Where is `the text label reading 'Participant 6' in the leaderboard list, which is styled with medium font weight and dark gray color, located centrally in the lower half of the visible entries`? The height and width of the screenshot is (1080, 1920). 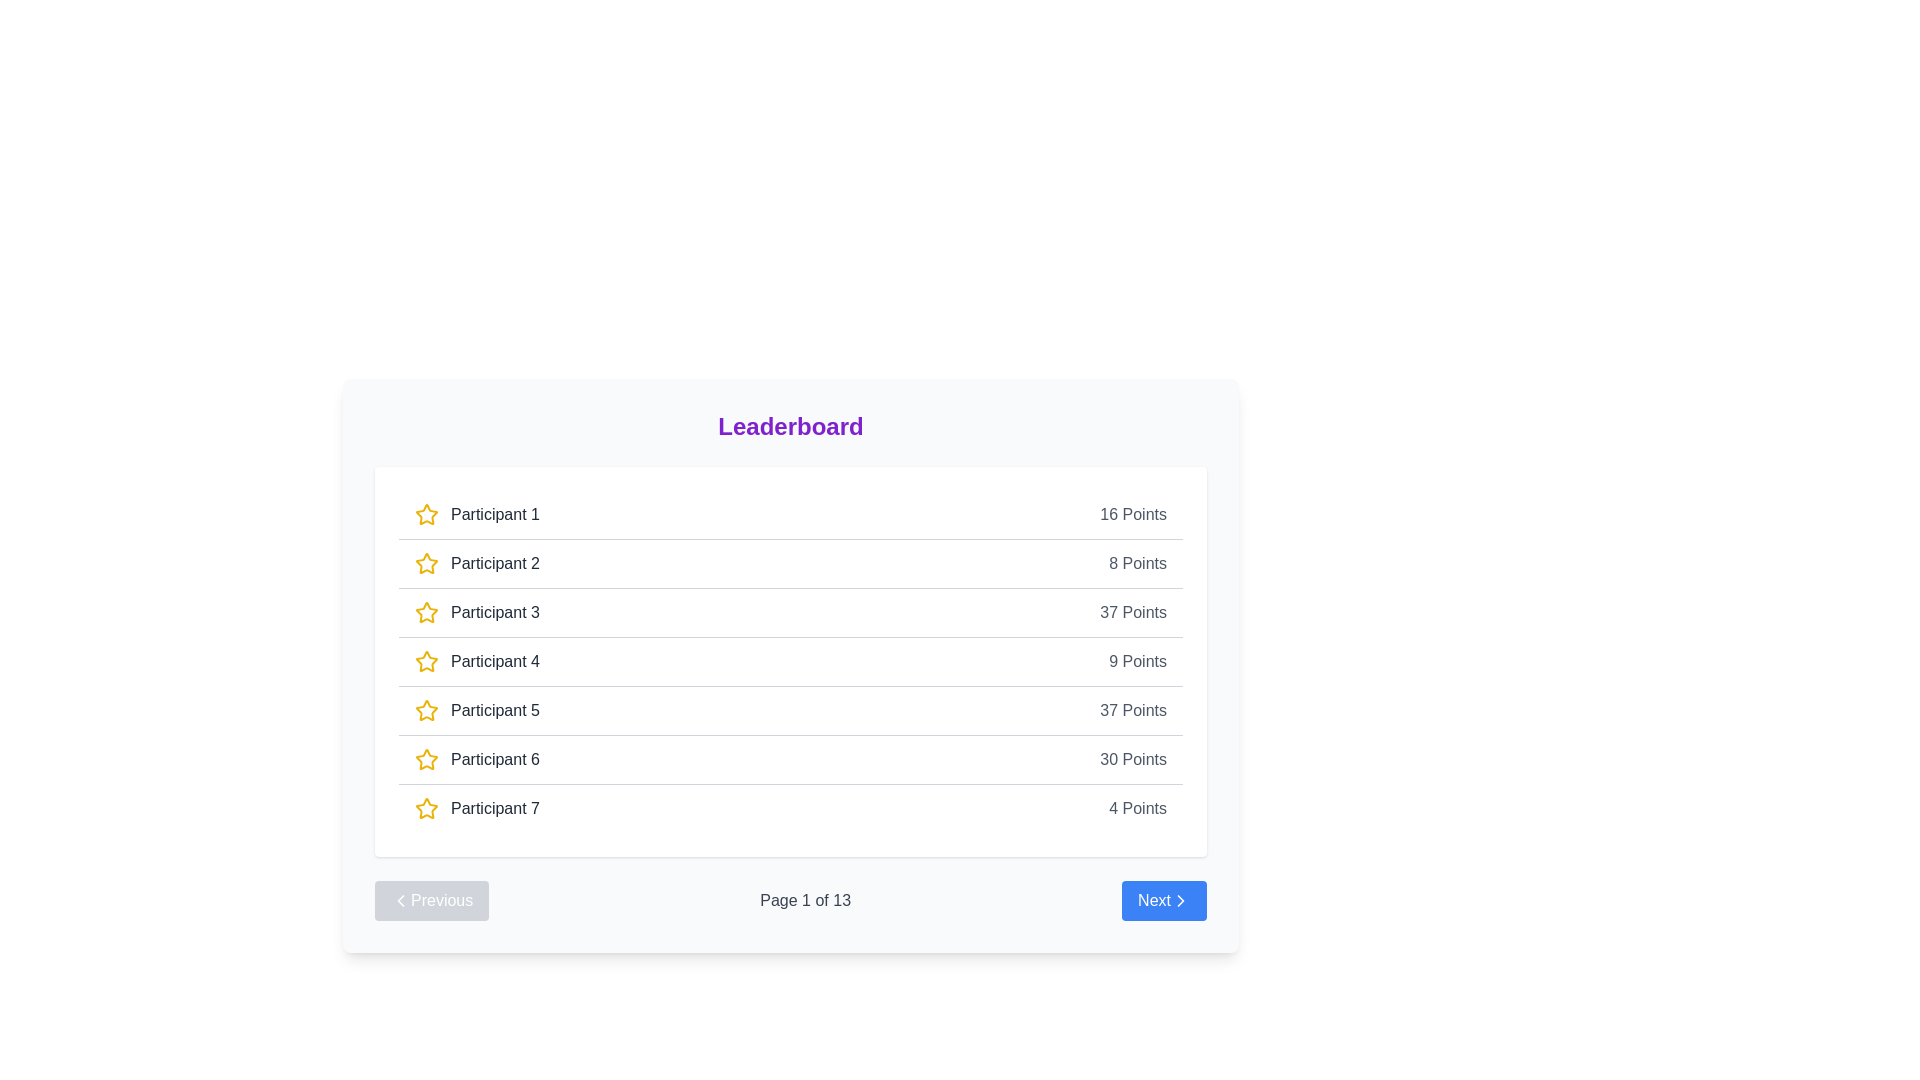
the text label reading 'Participant 6' in the leaderboard list, which is styled with medium font weight and dark gray color, located centrally in the lower half of the visible entries is located at coordinates (495, 759).